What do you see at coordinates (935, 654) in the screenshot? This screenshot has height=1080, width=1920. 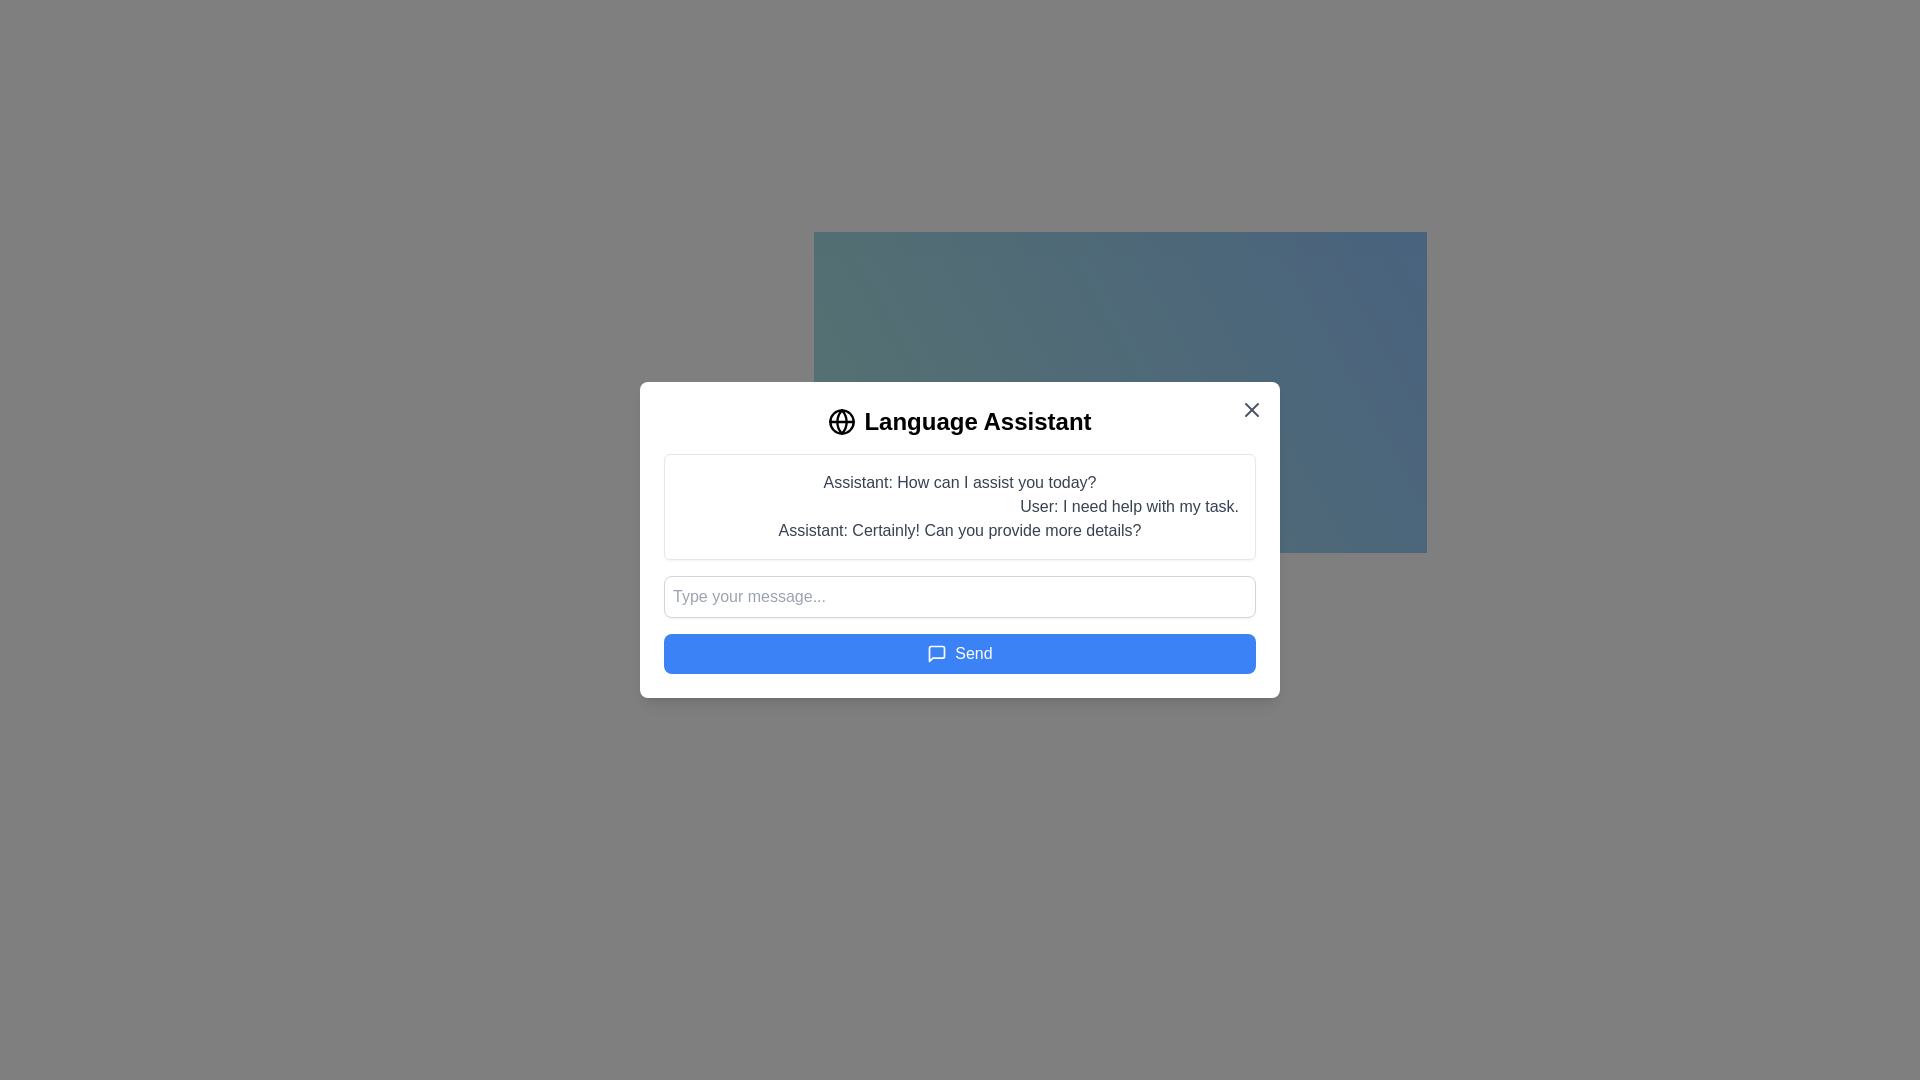 I see `the messaging icon located in the header section of the modal window, positioned to the left of the 'Language Assistant' title text` at bounding box center [935, 654].